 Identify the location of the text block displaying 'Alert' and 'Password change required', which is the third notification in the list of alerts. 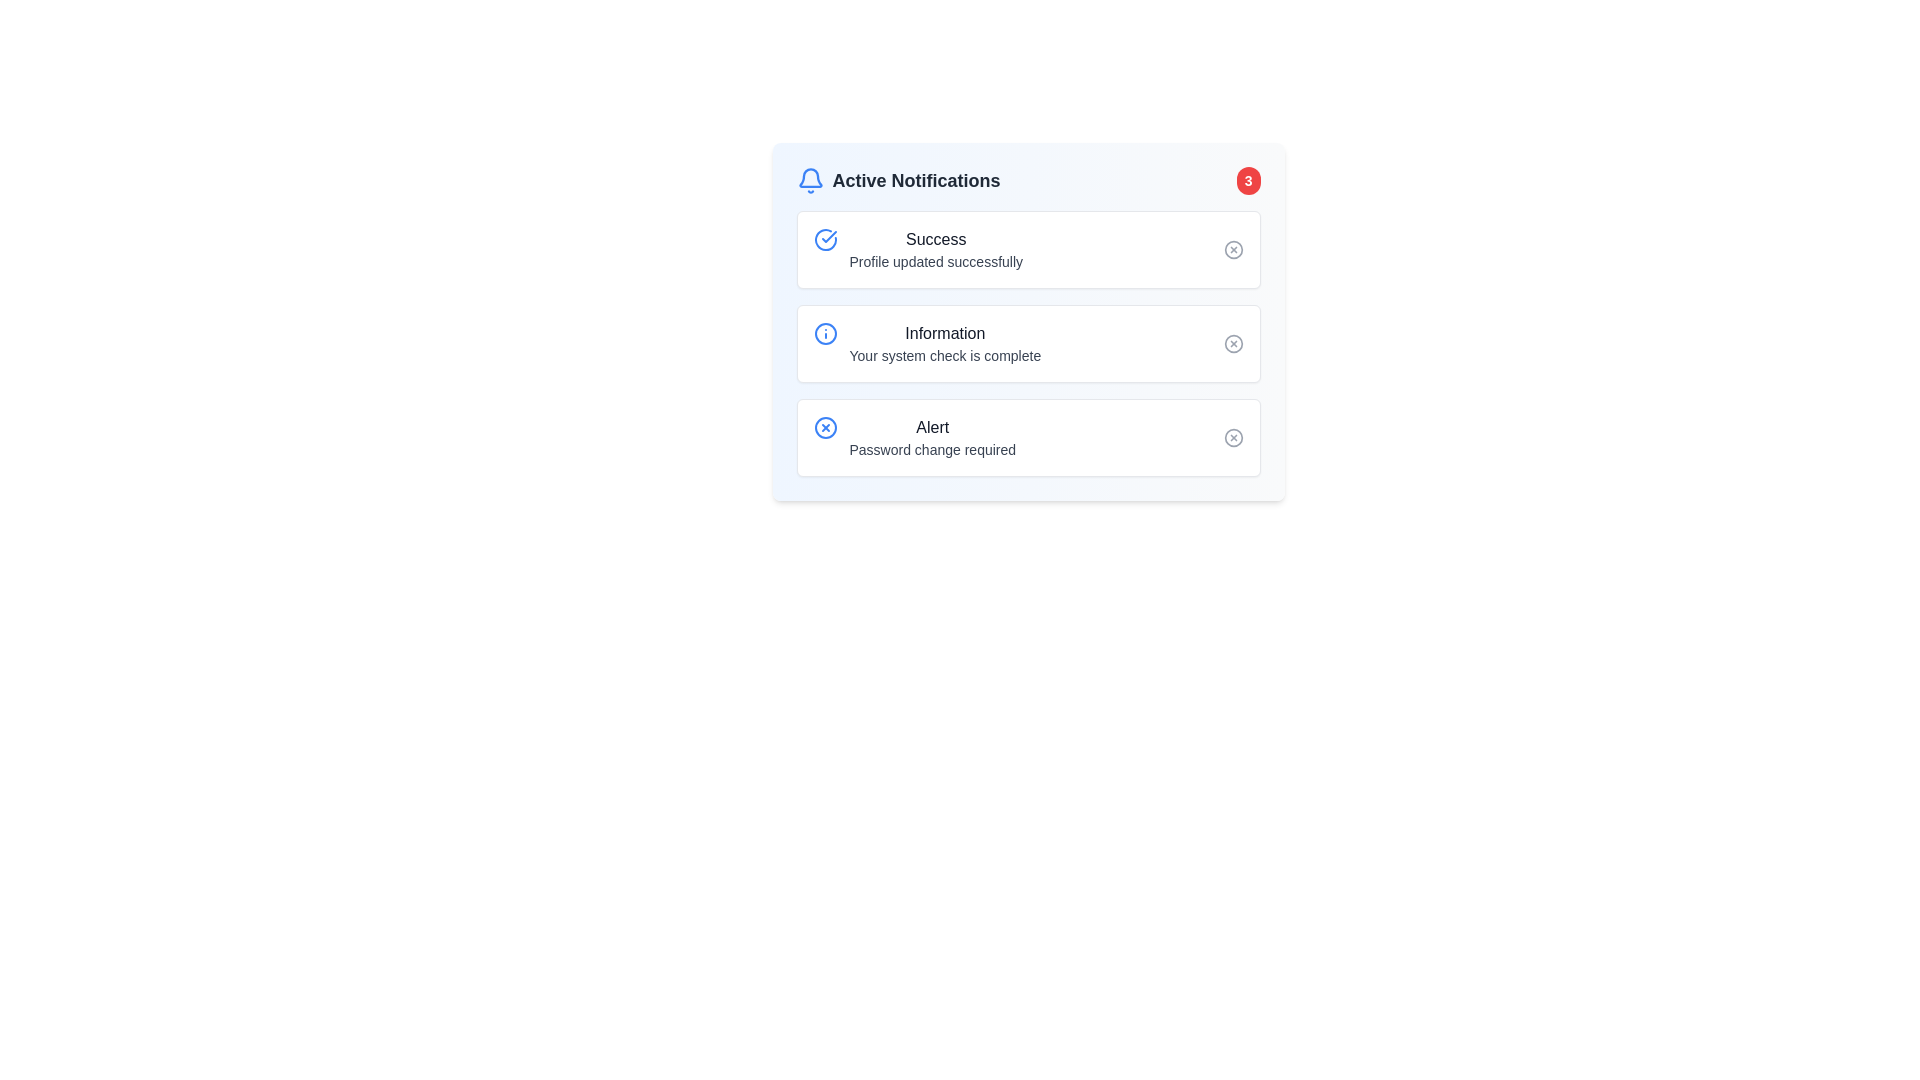
(931, 437).